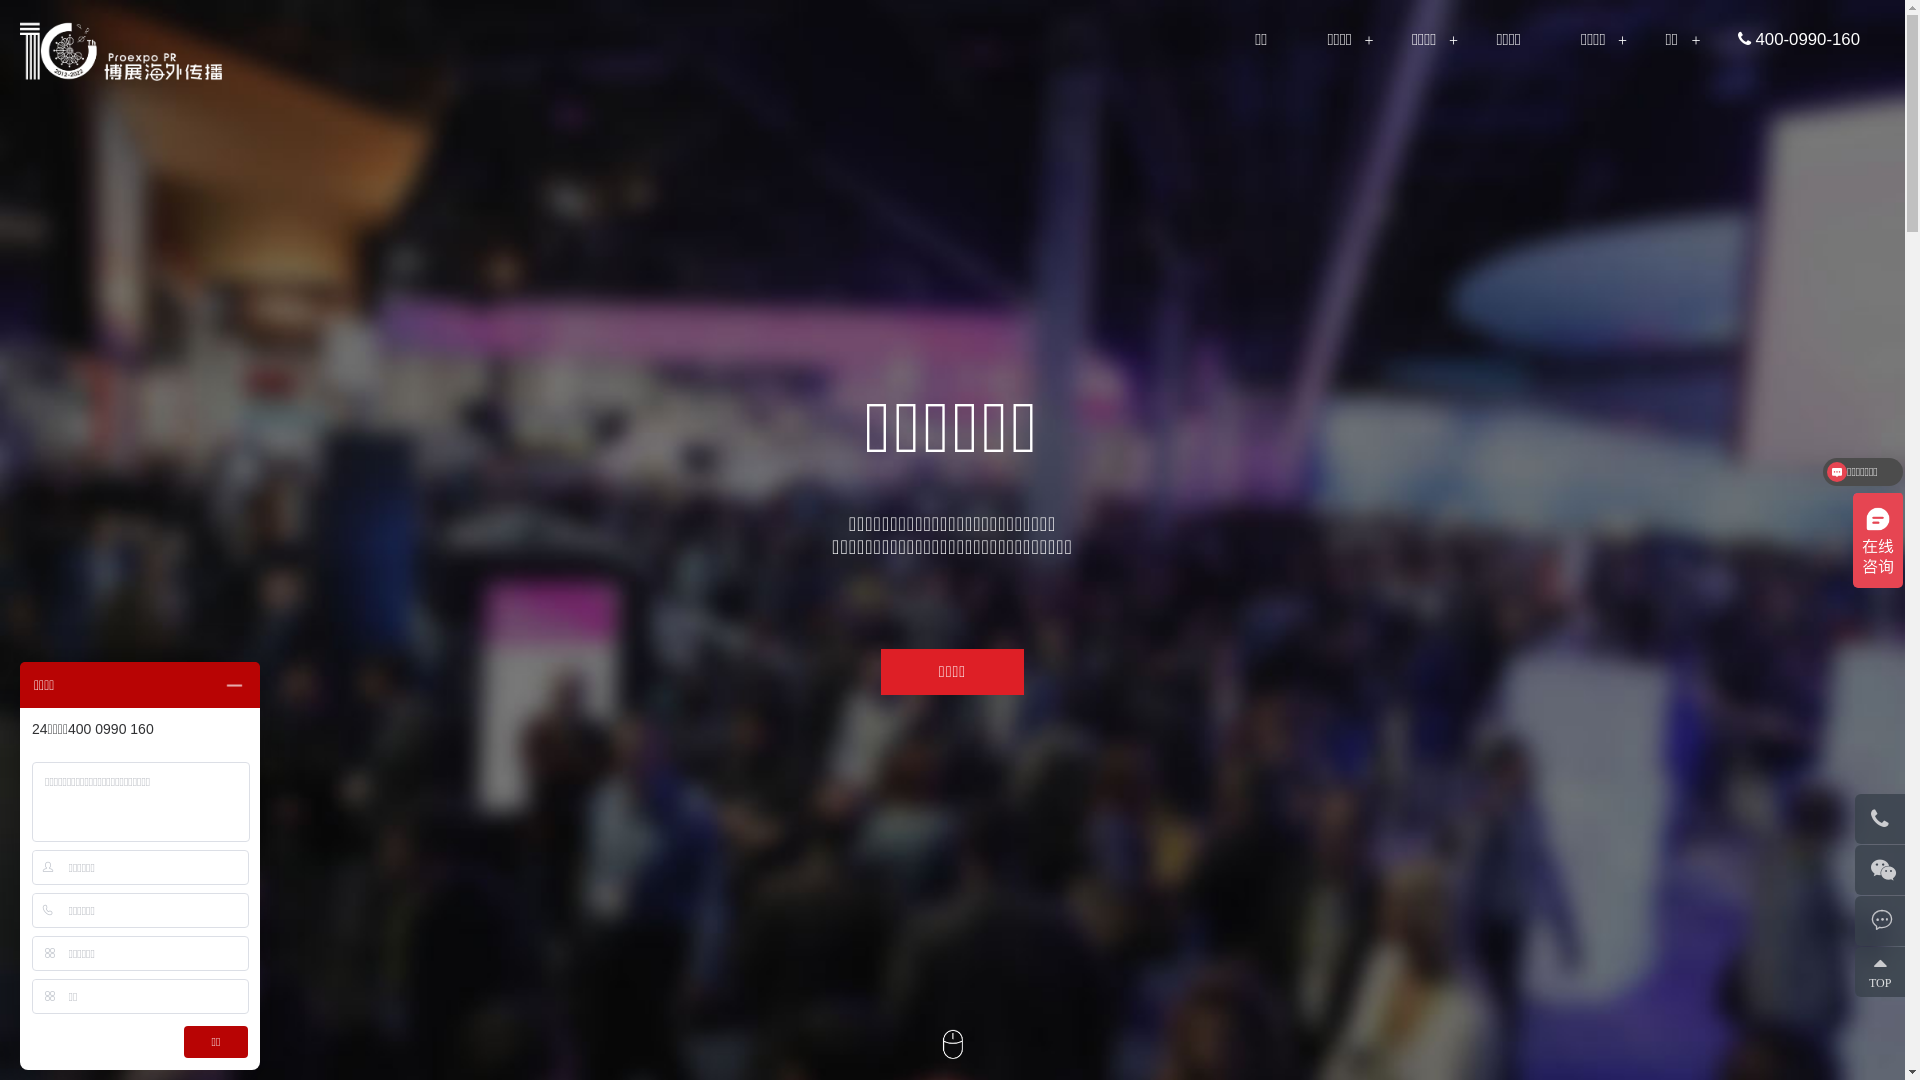  Describe the element at coordinates (1885, 971) in the screenshot. I see `'TOP'` at that location.